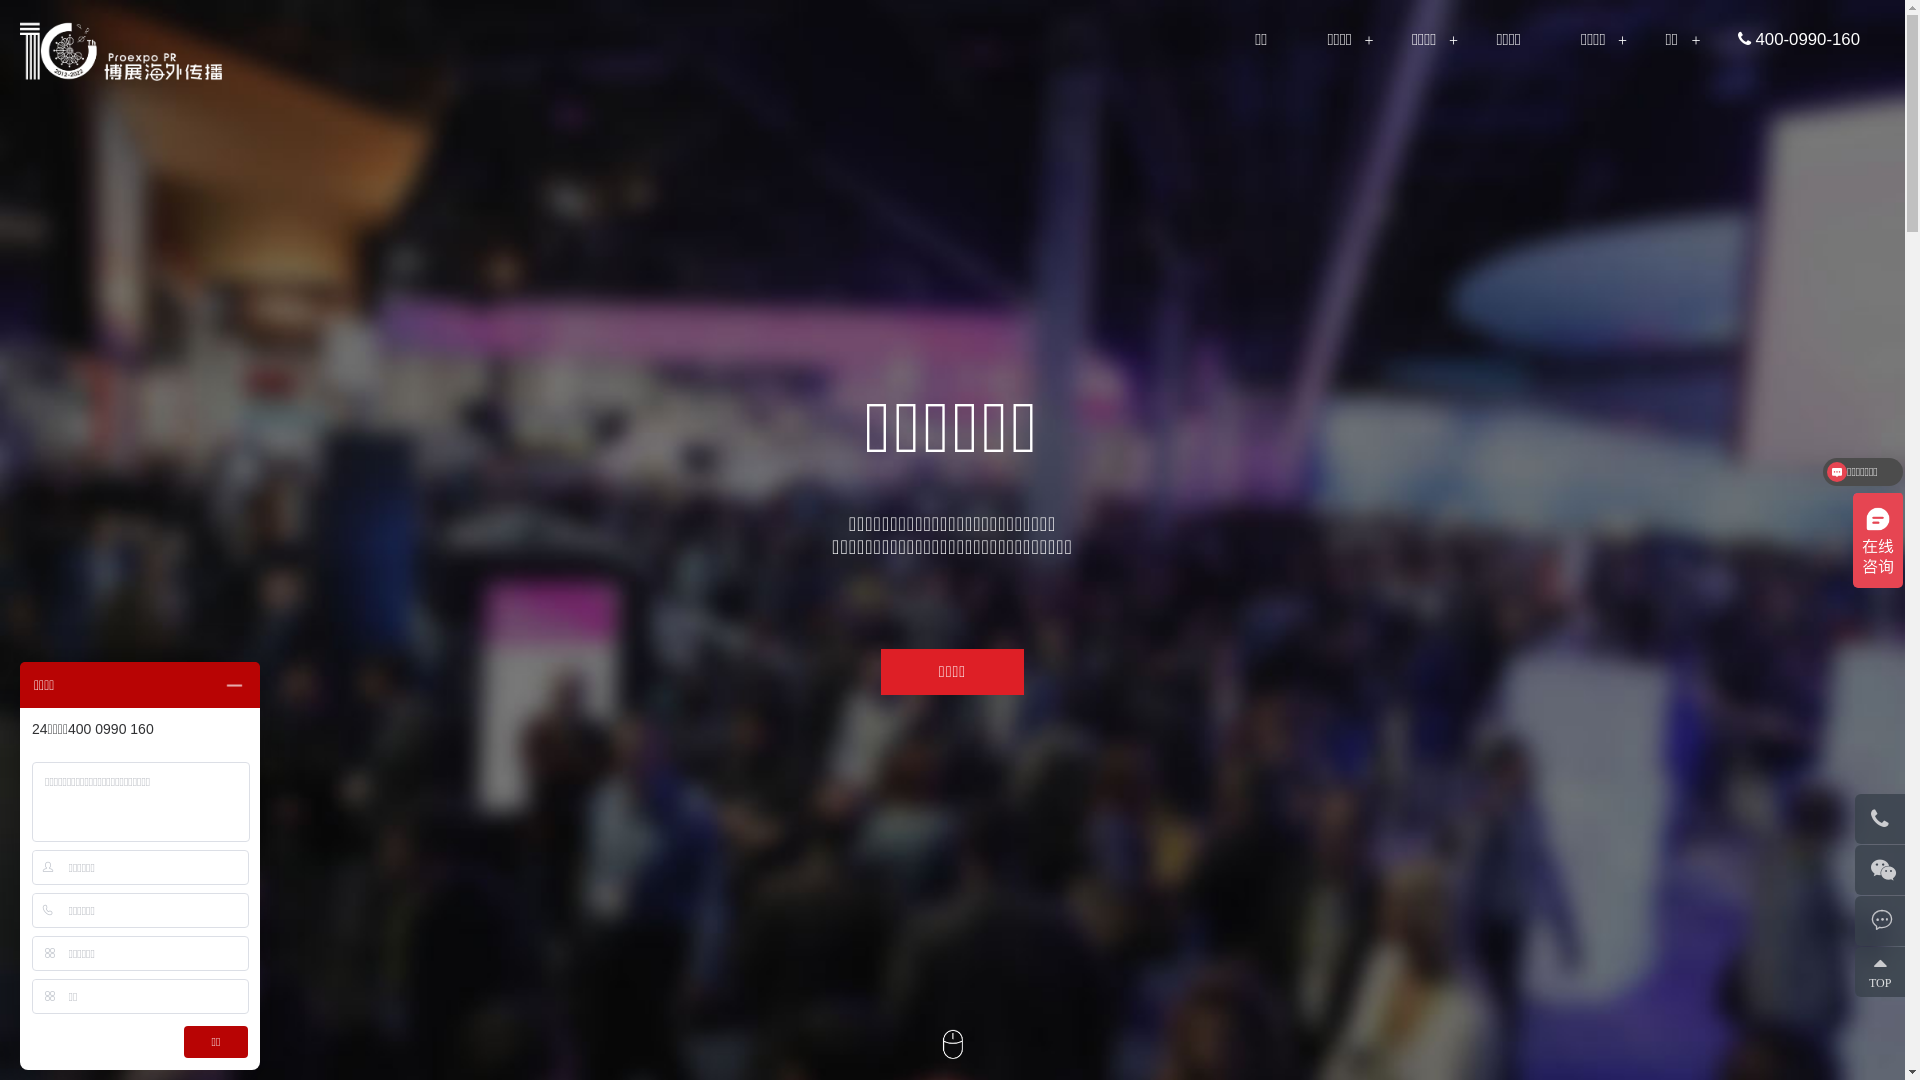  Describe the element at coordinates (1885, 971) in the screenshot. I see `'TOP'` at that location.